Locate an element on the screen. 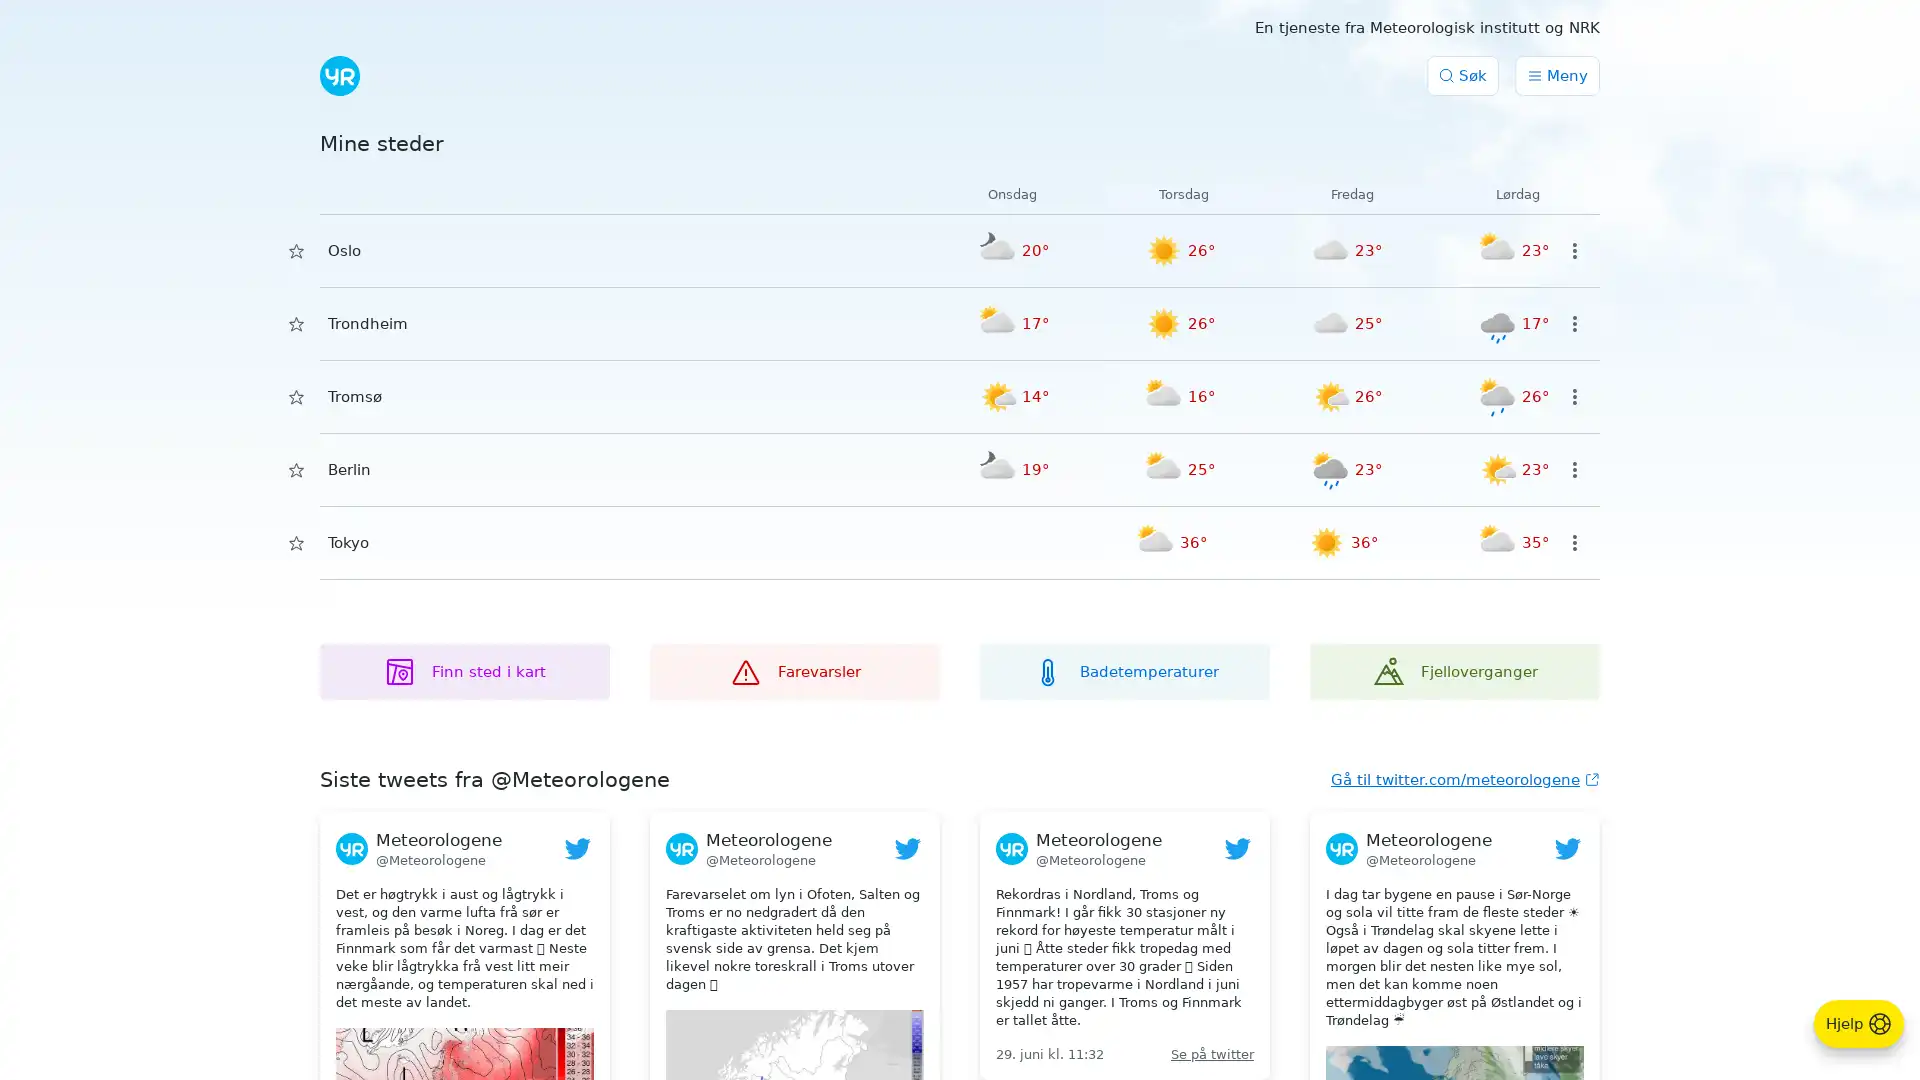 The image size is (1920, 1080). Valg for sted is located at coordinates (1573, 397).